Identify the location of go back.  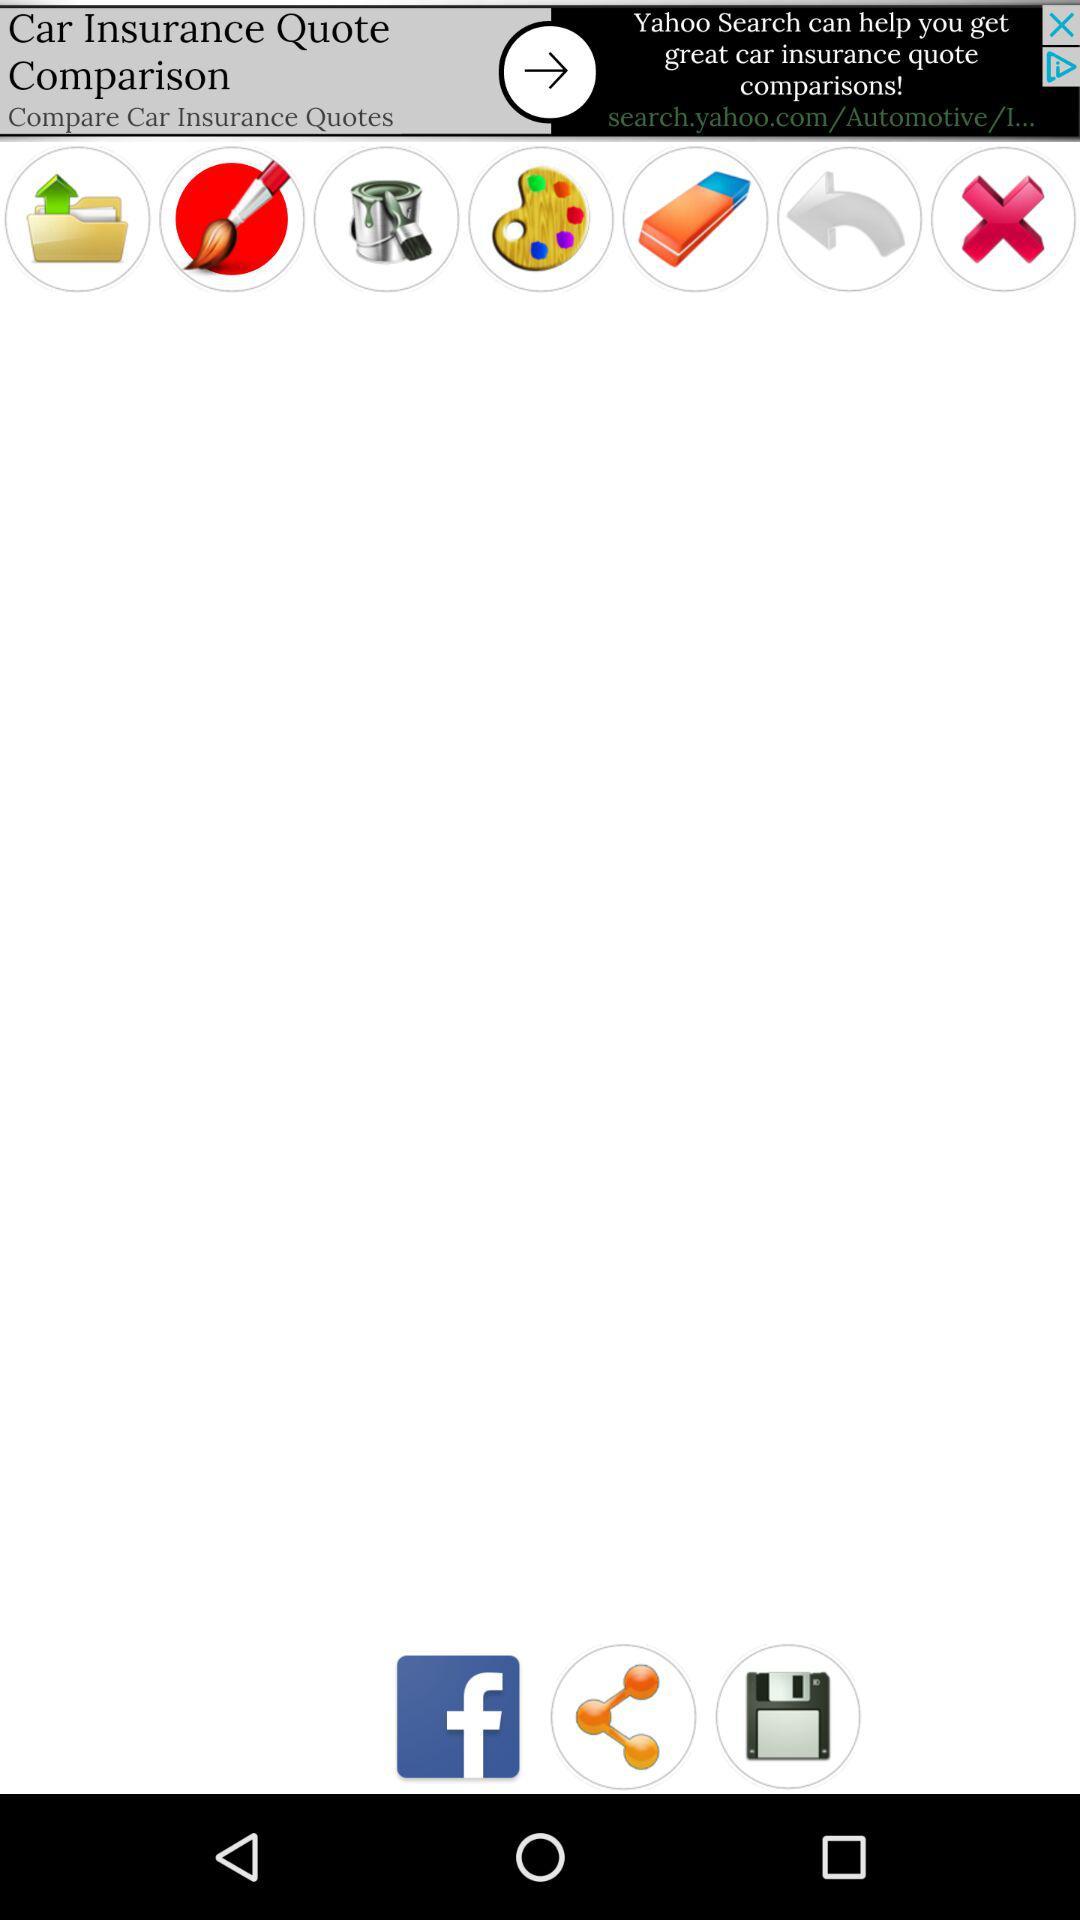
(849, 219).